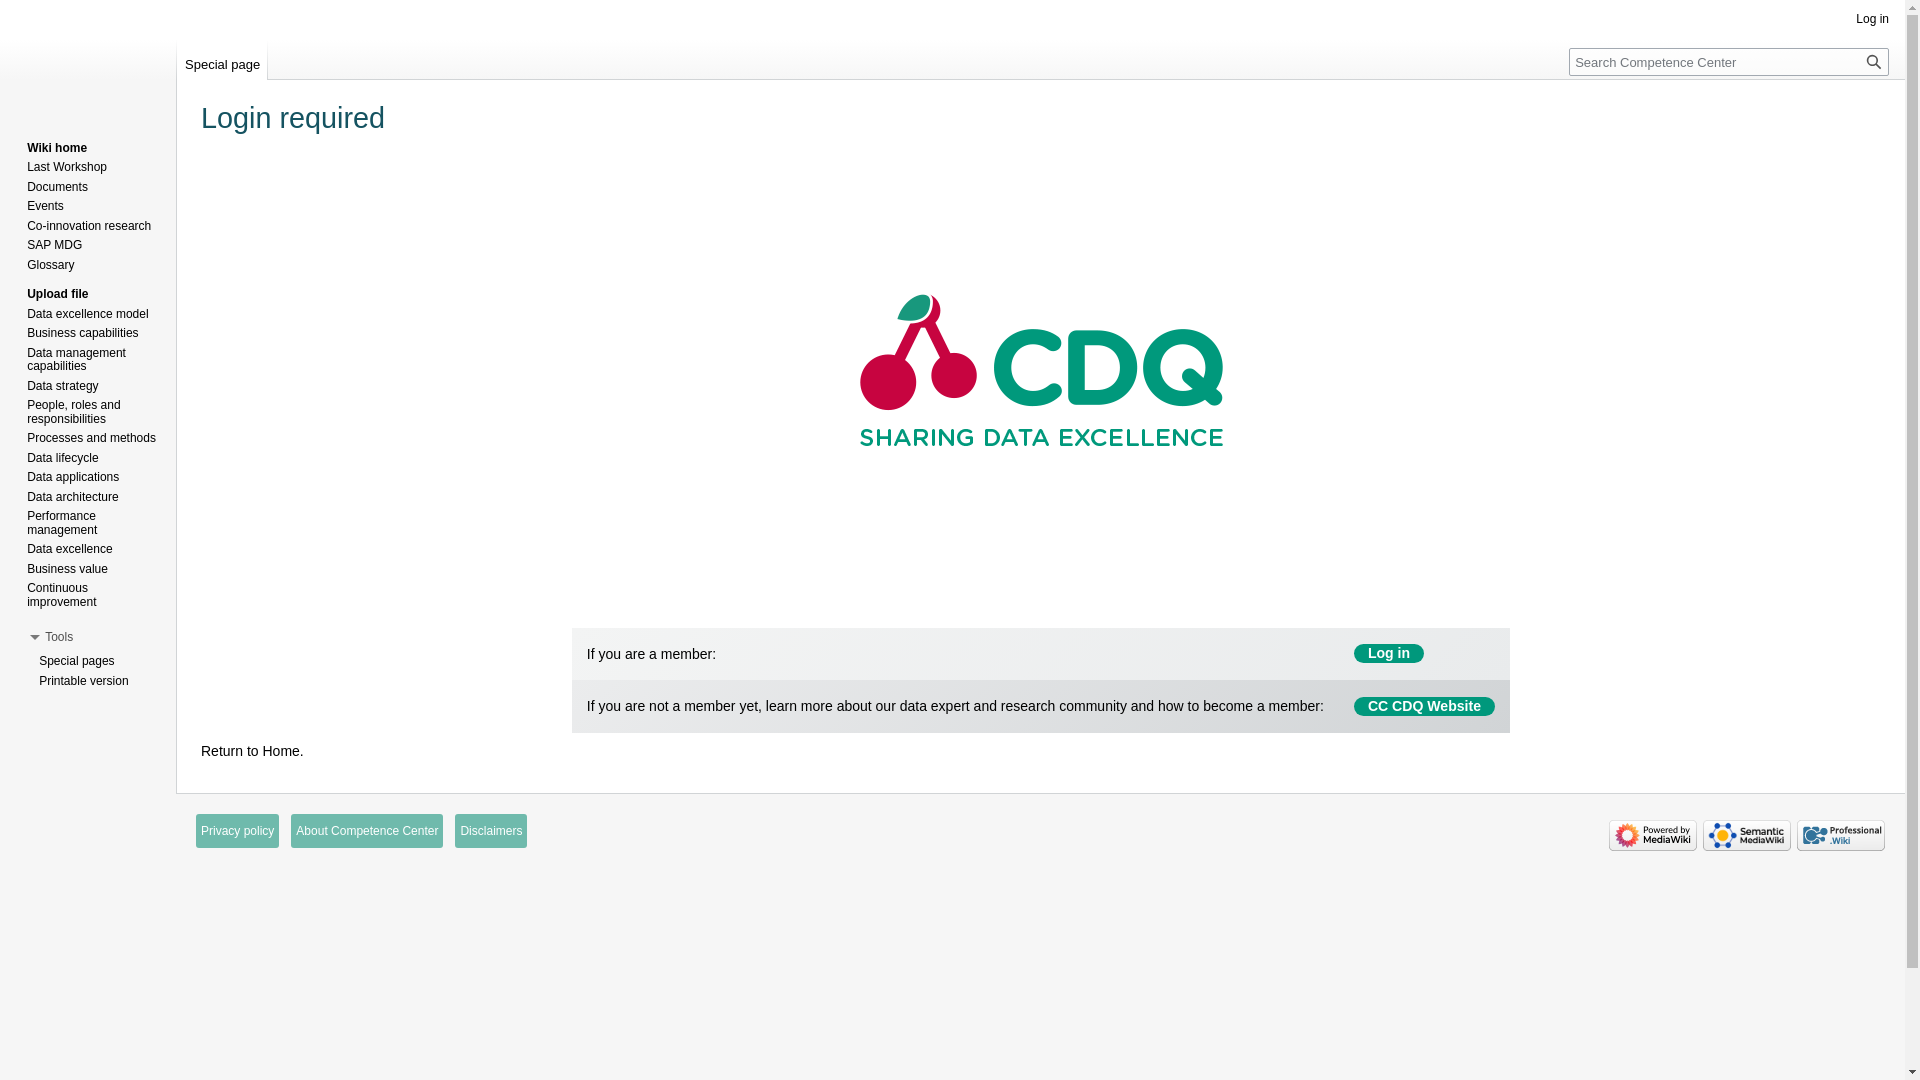 This screenshot has width=1920, height=1080. Describe the element at coordinates (27, 458) in the screenshot. I see `'Data lifecycle'` at that location.